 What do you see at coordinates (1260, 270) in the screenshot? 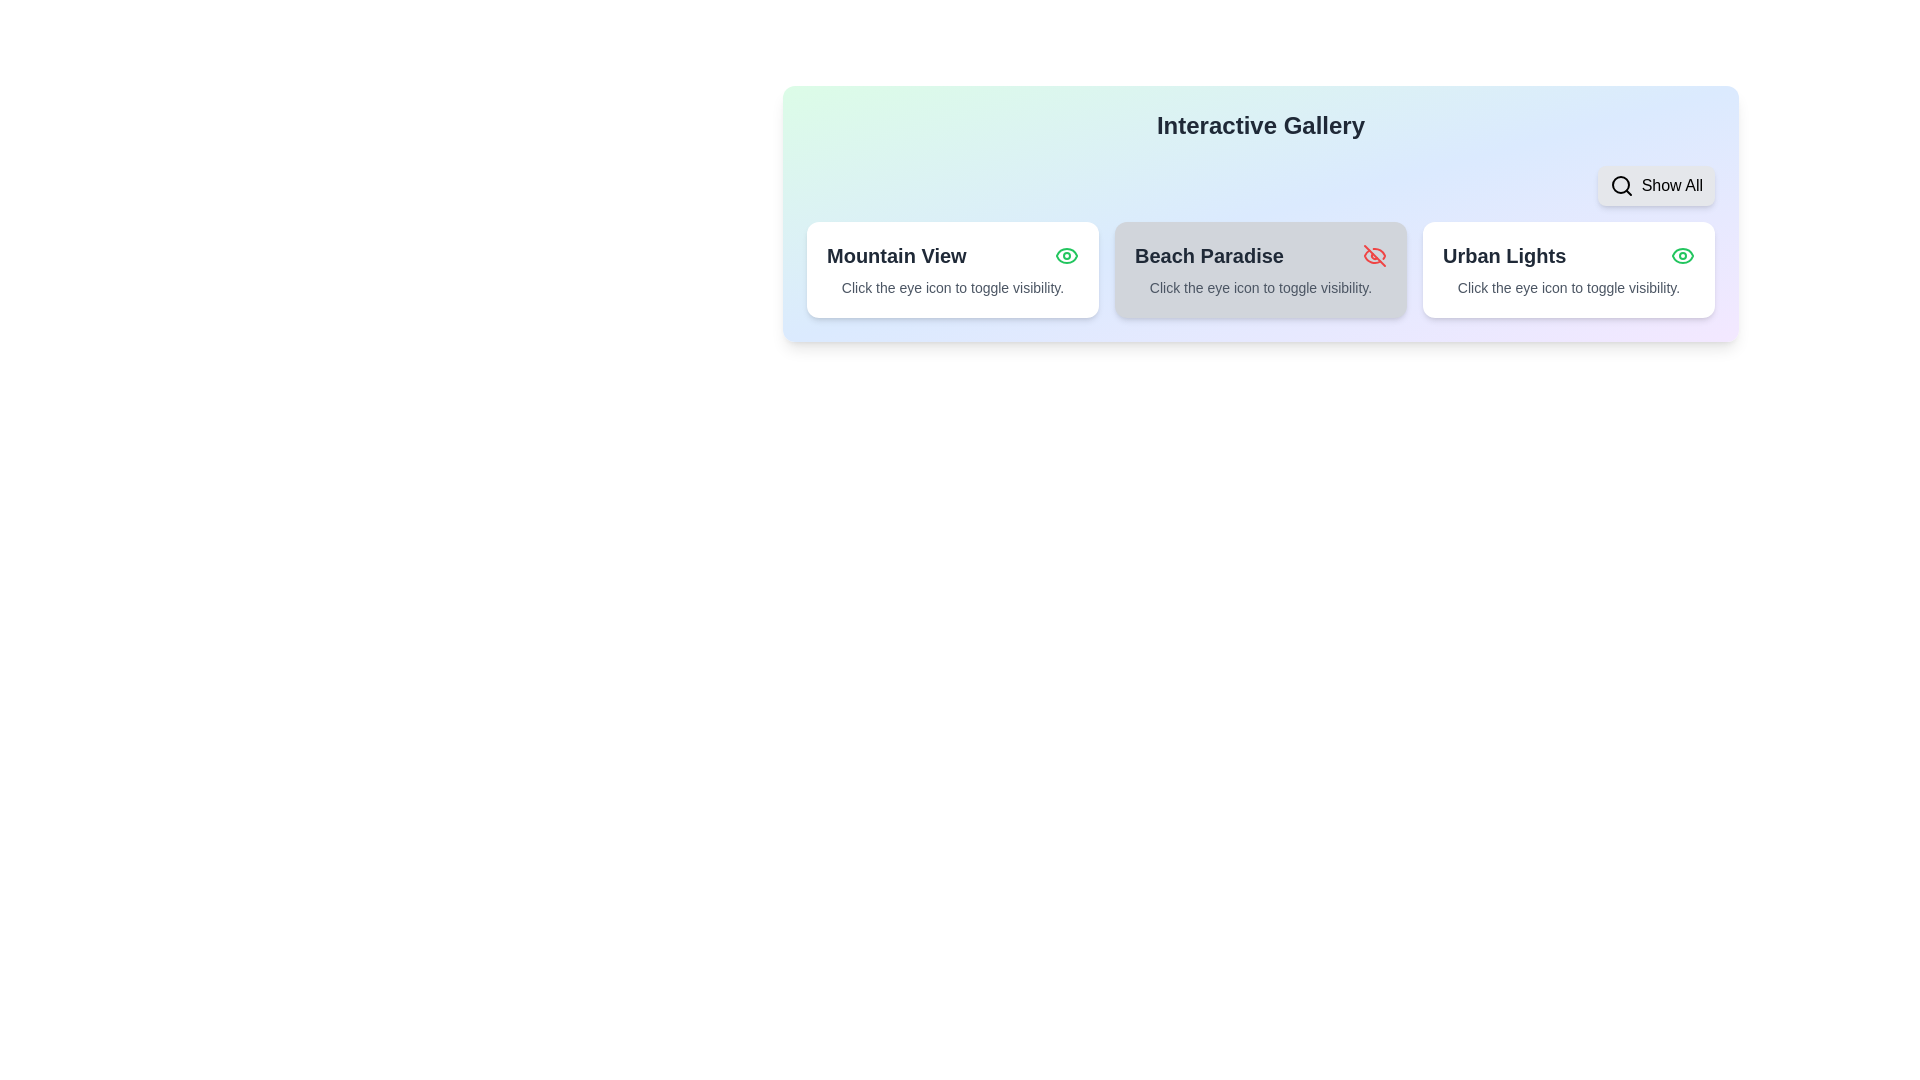
I see `the item card titled 'Beach Paradise'` at bounding box center [1260, 270].